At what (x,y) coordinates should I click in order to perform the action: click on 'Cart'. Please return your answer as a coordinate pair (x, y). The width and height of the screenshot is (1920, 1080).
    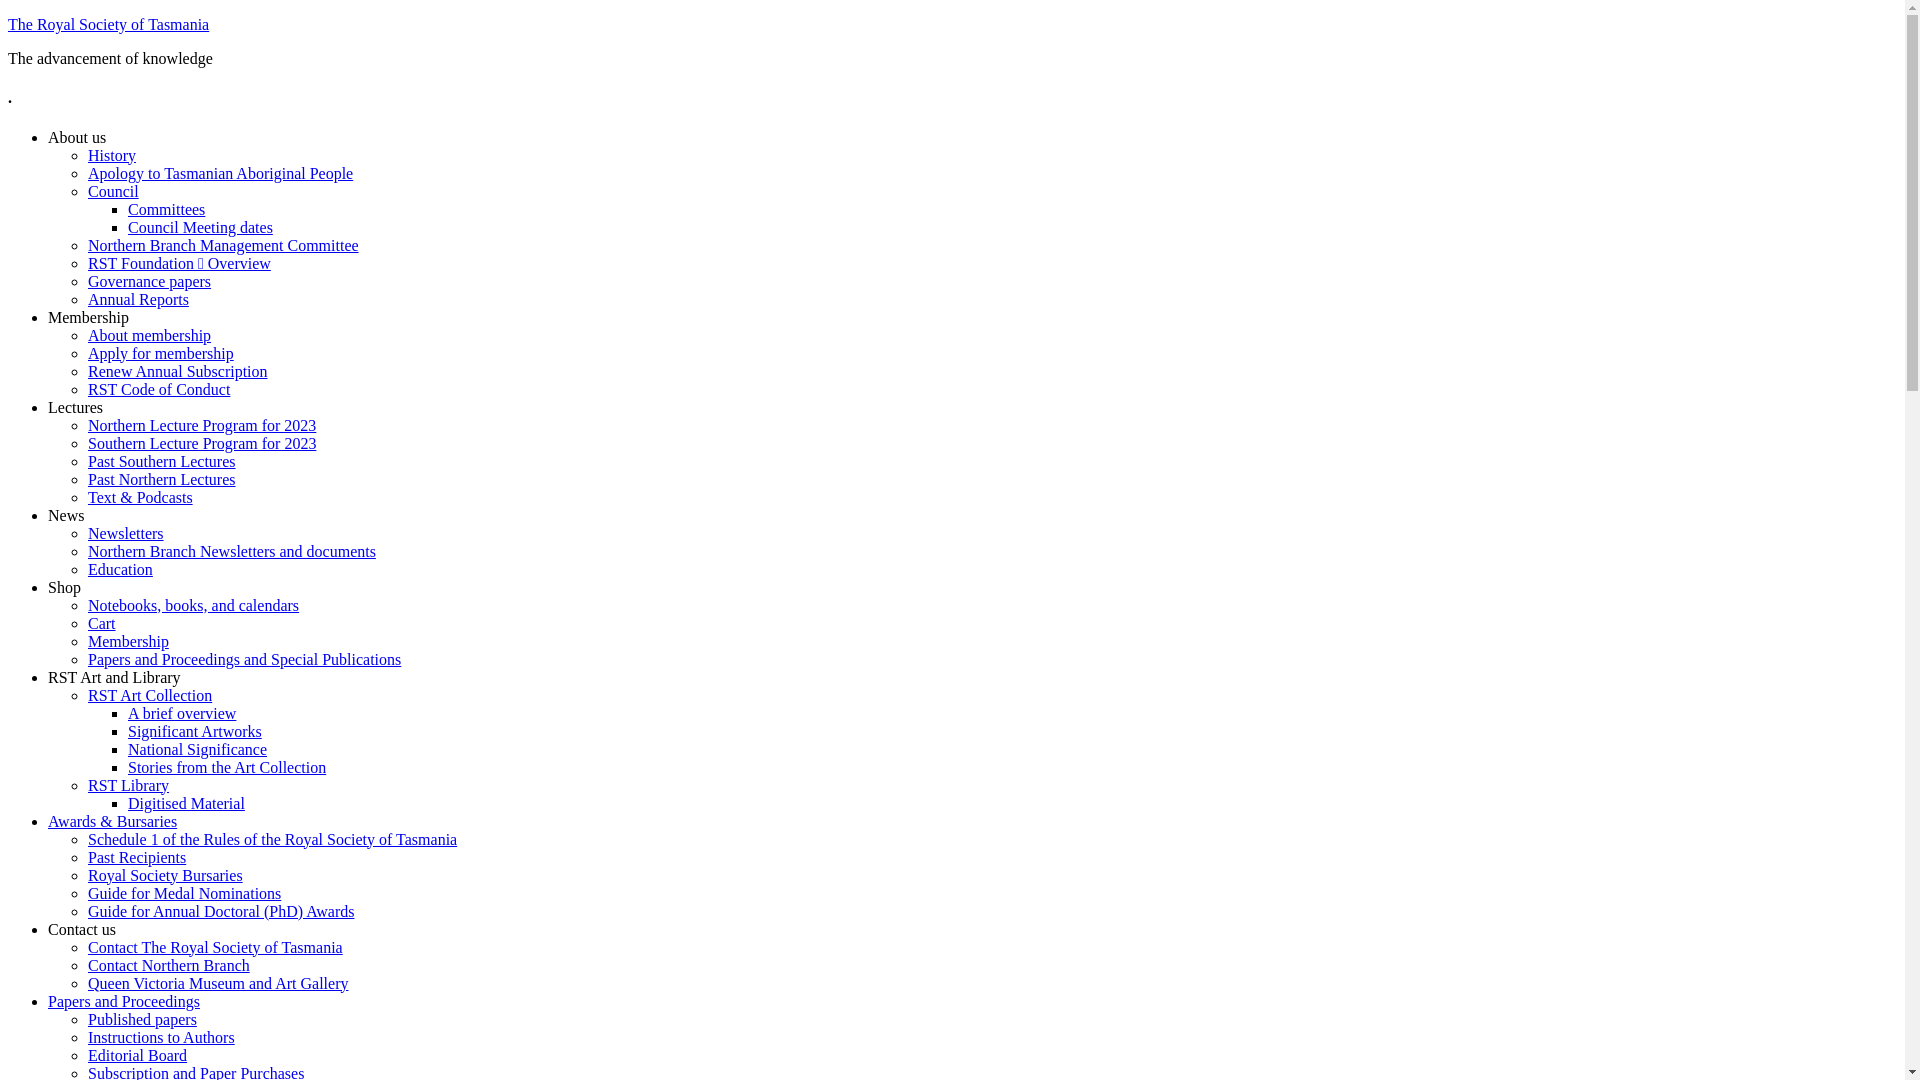
    Looking at the image, I should click on (100, 622).